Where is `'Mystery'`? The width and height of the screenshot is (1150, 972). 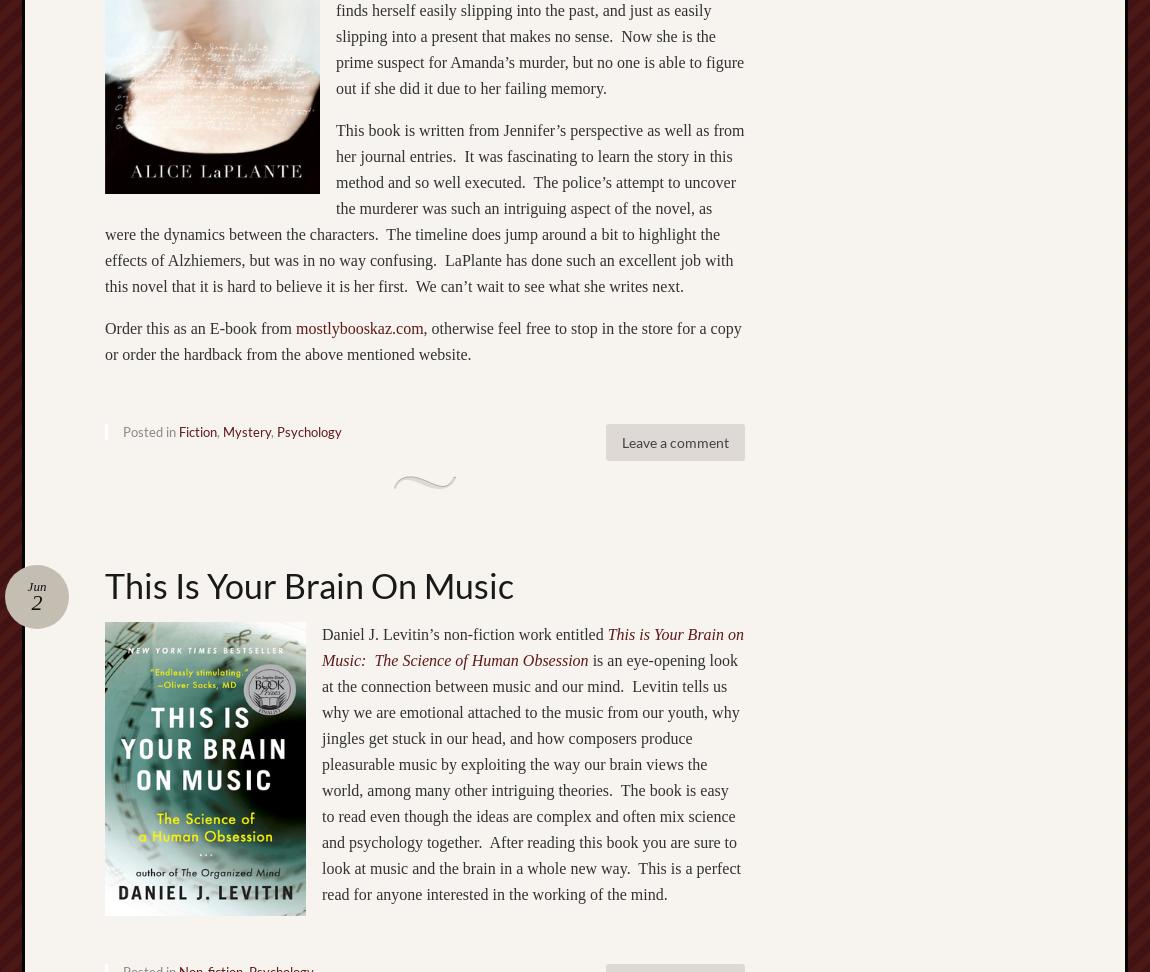 'Mystery' is located at coordinates (246, 429).